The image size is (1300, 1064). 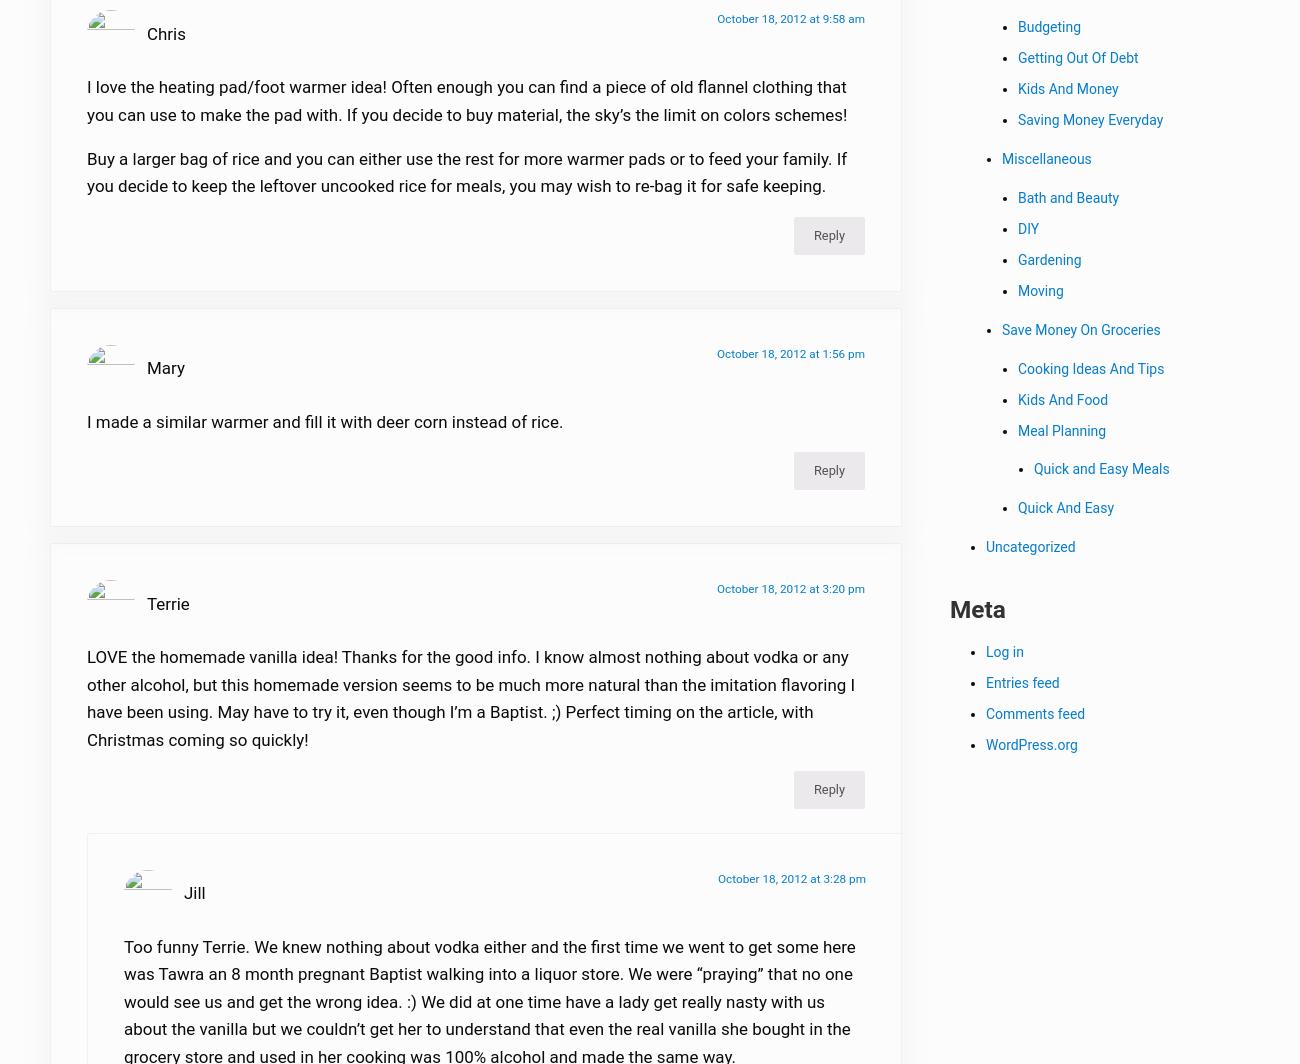 I want to click on 'Quick And Easy', so click(x=1017, y=511).